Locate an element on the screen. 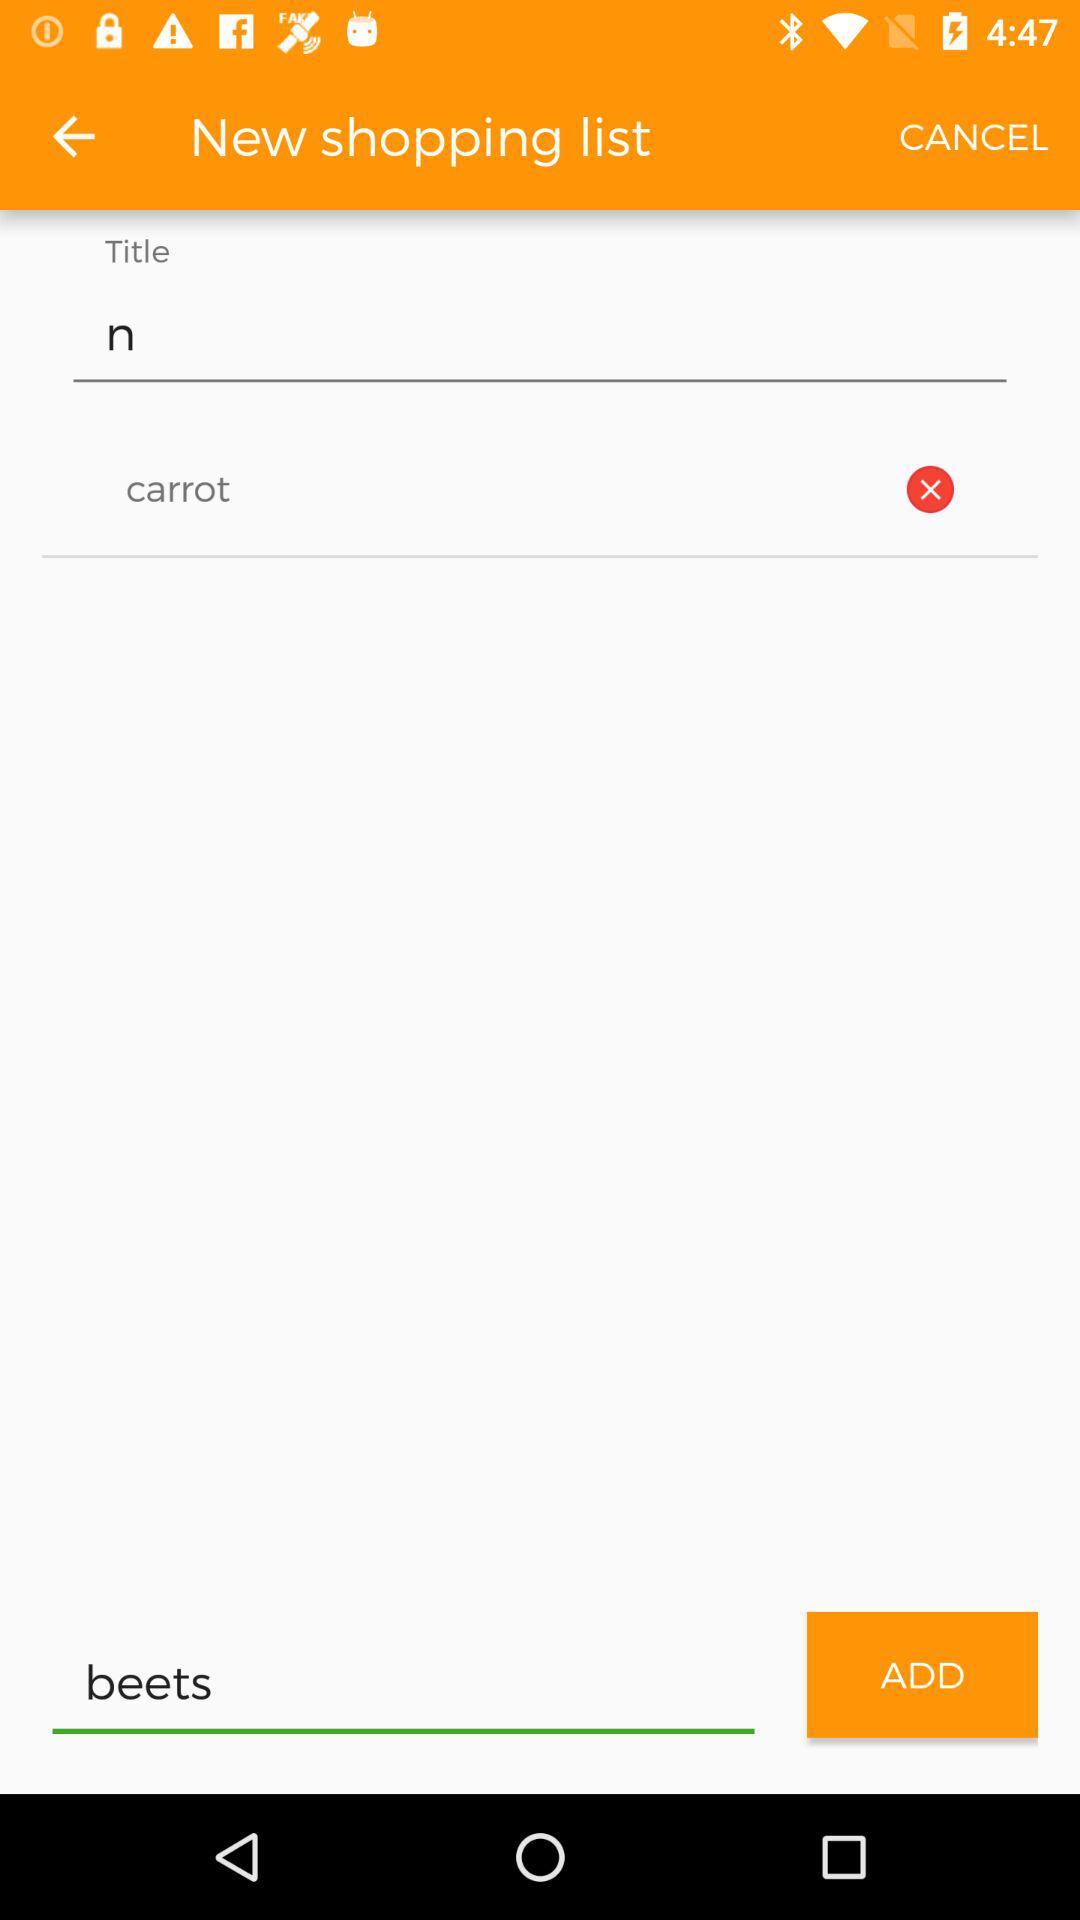 This screenshot has width=1080, height=1920. of the app is located at coordinates (930, 489).